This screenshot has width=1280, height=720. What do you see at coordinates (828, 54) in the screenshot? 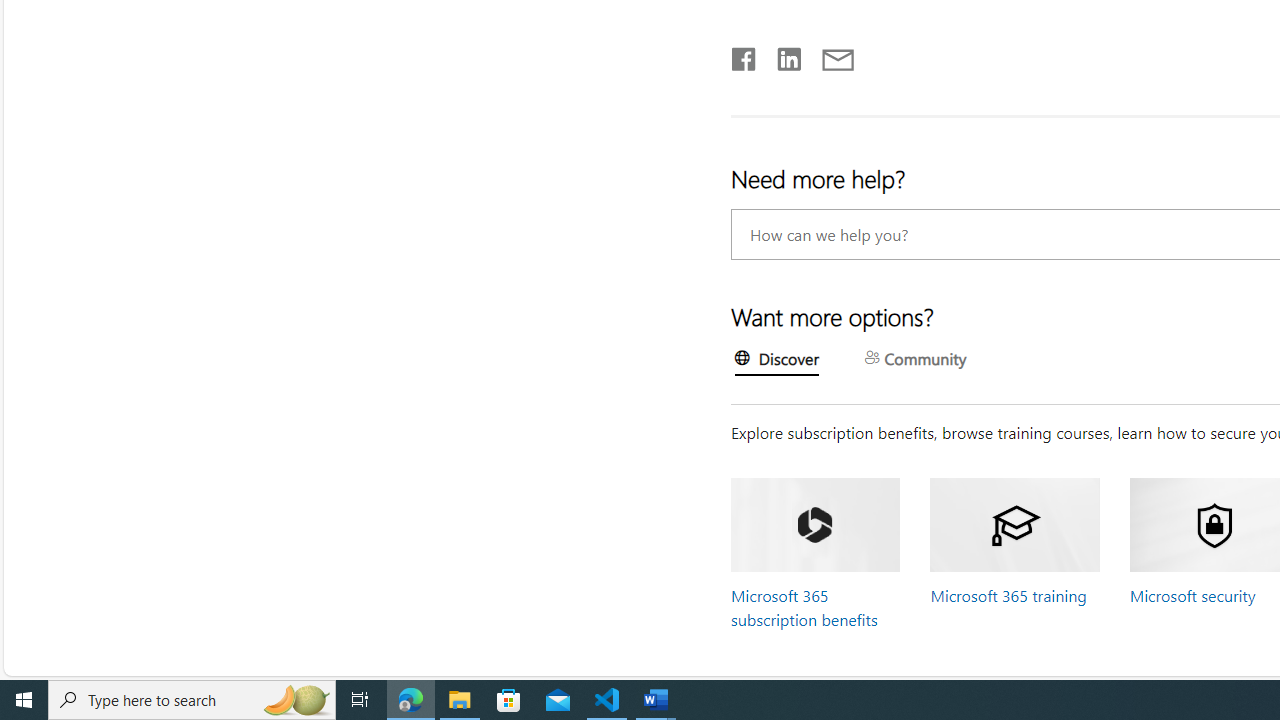
I see `'Share by email'` at bounding box center [828, 54].